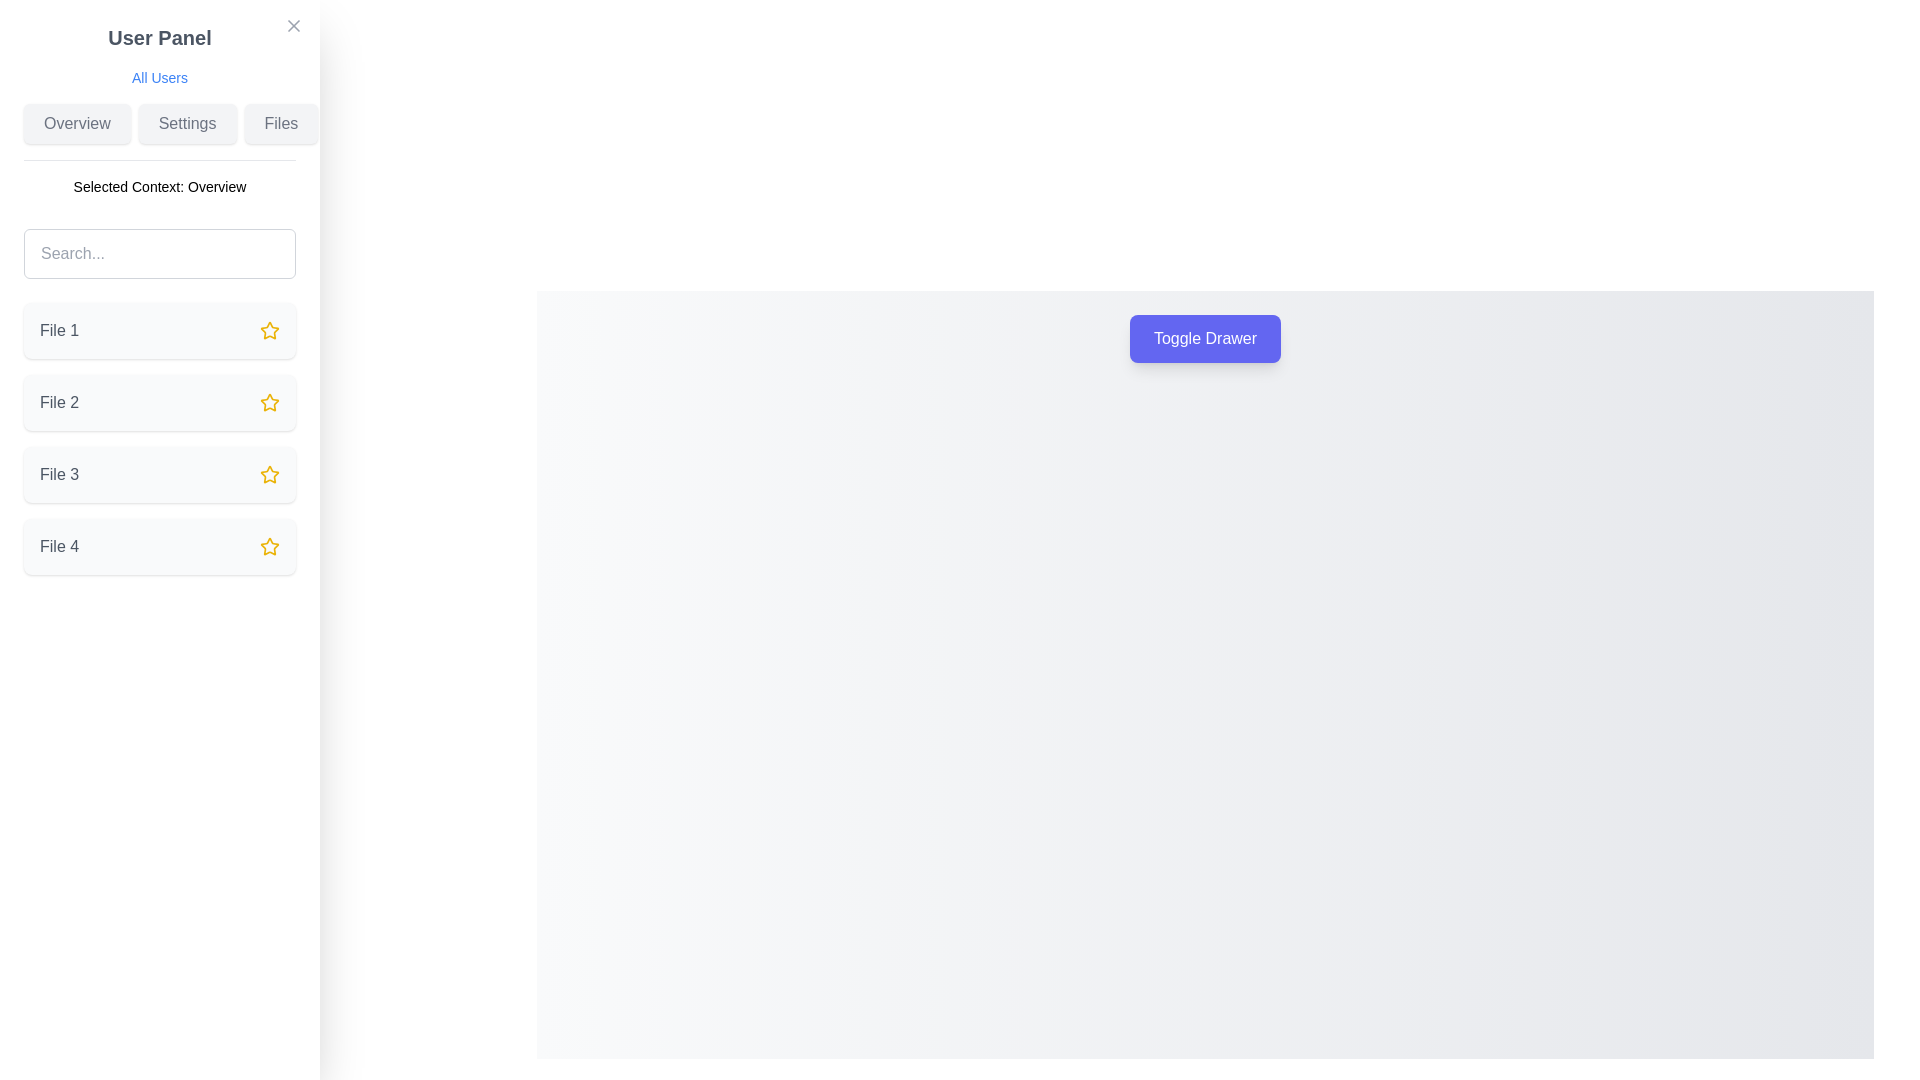  I want to click on the favorite icon located in the fourth row of the 'Files' section in the sidebar, so click(268, 546).